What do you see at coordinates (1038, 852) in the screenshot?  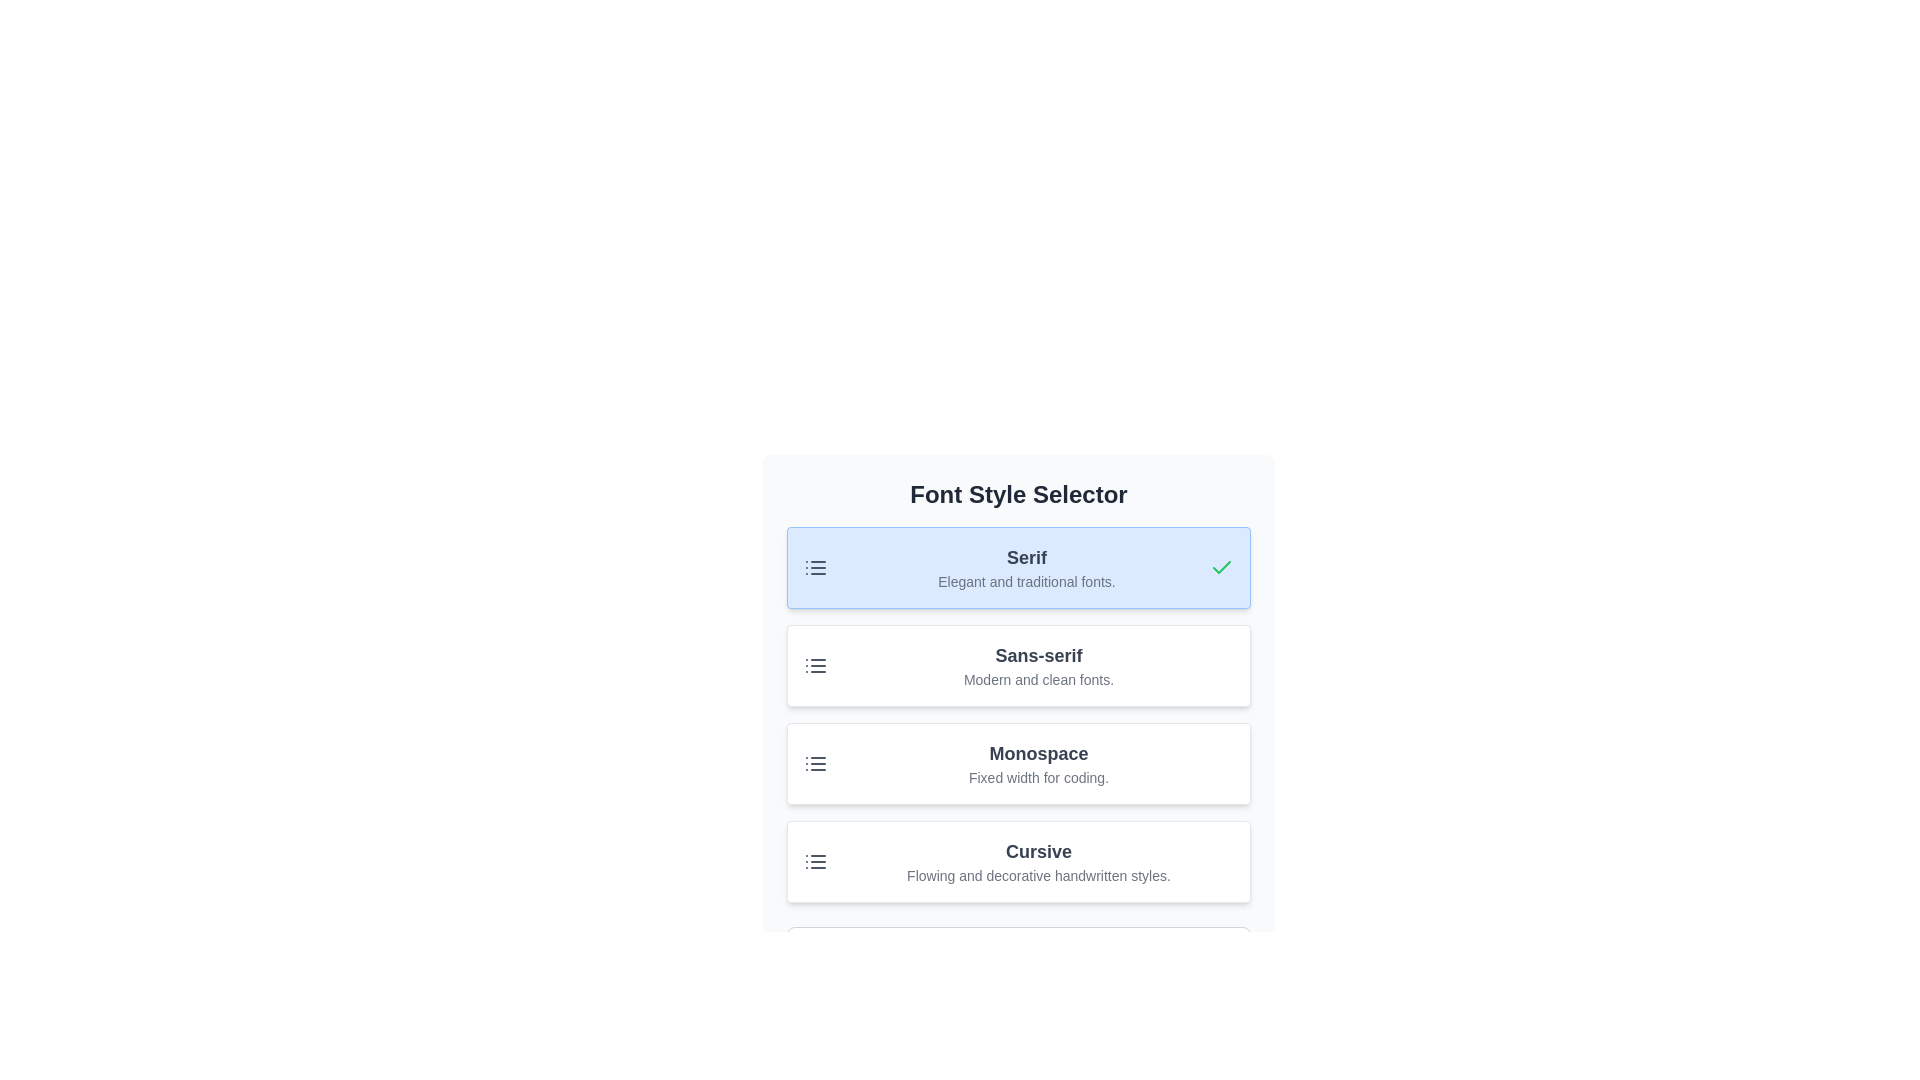 I see `text of the 'Cursive' font style label located at the top of the 'Cursive' option block in the font style selector interface` at bounding box center [1038, 852].